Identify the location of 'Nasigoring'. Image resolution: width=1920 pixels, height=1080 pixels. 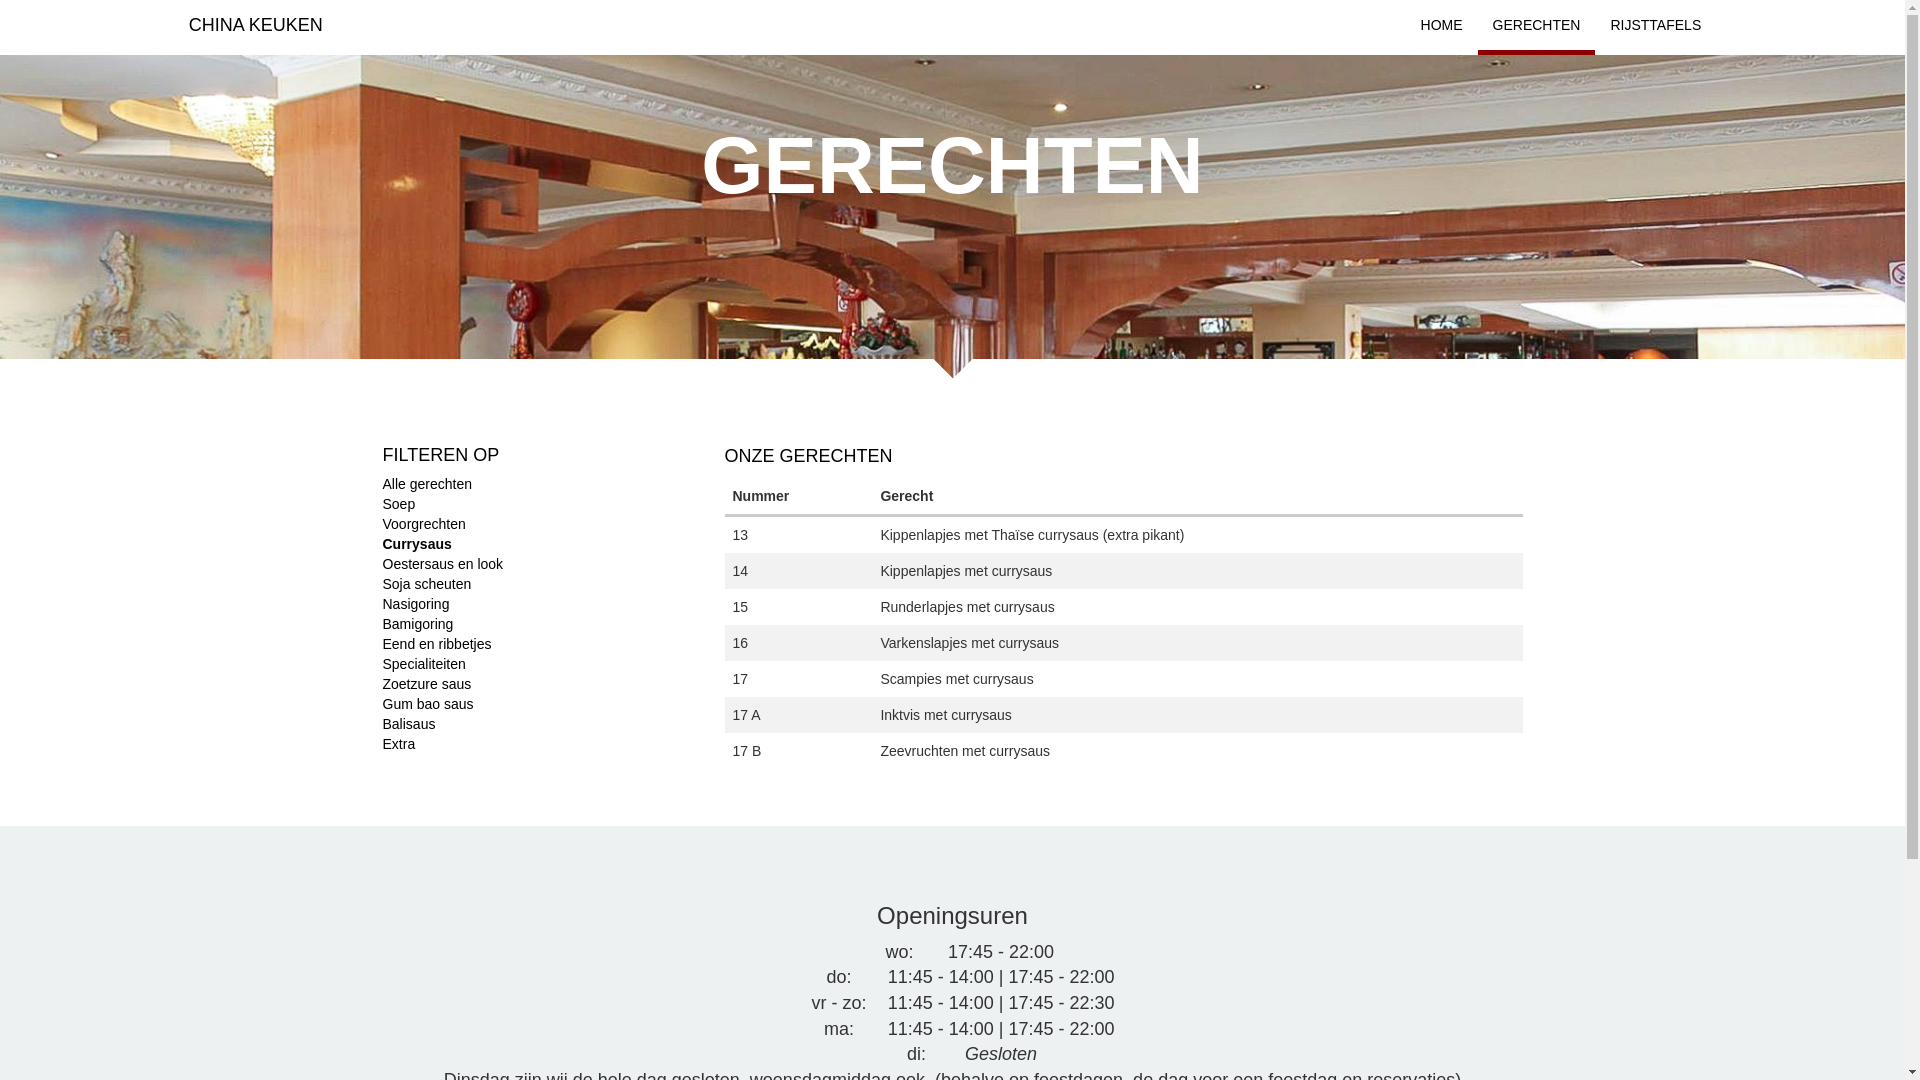
(382, 603).